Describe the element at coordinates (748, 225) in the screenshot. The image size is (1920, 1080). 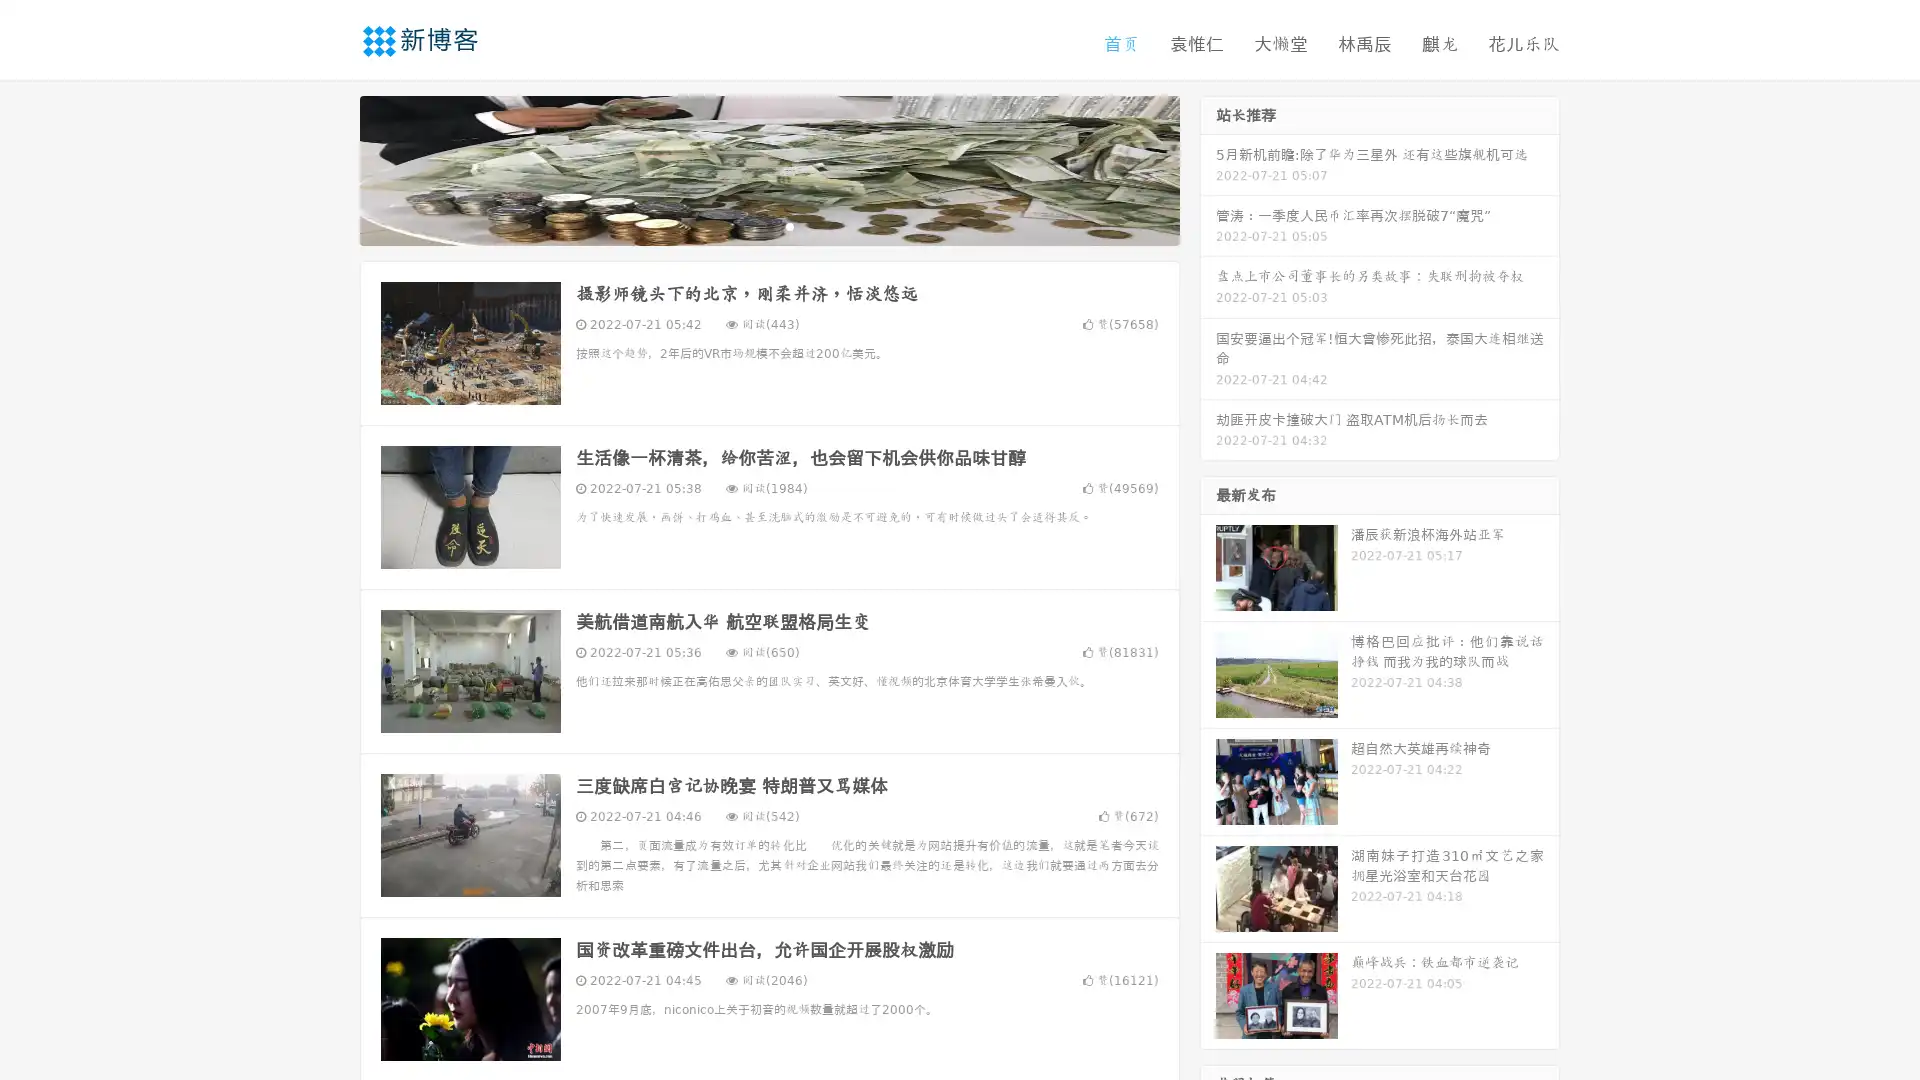
I see `Go to slide 1` at that location.